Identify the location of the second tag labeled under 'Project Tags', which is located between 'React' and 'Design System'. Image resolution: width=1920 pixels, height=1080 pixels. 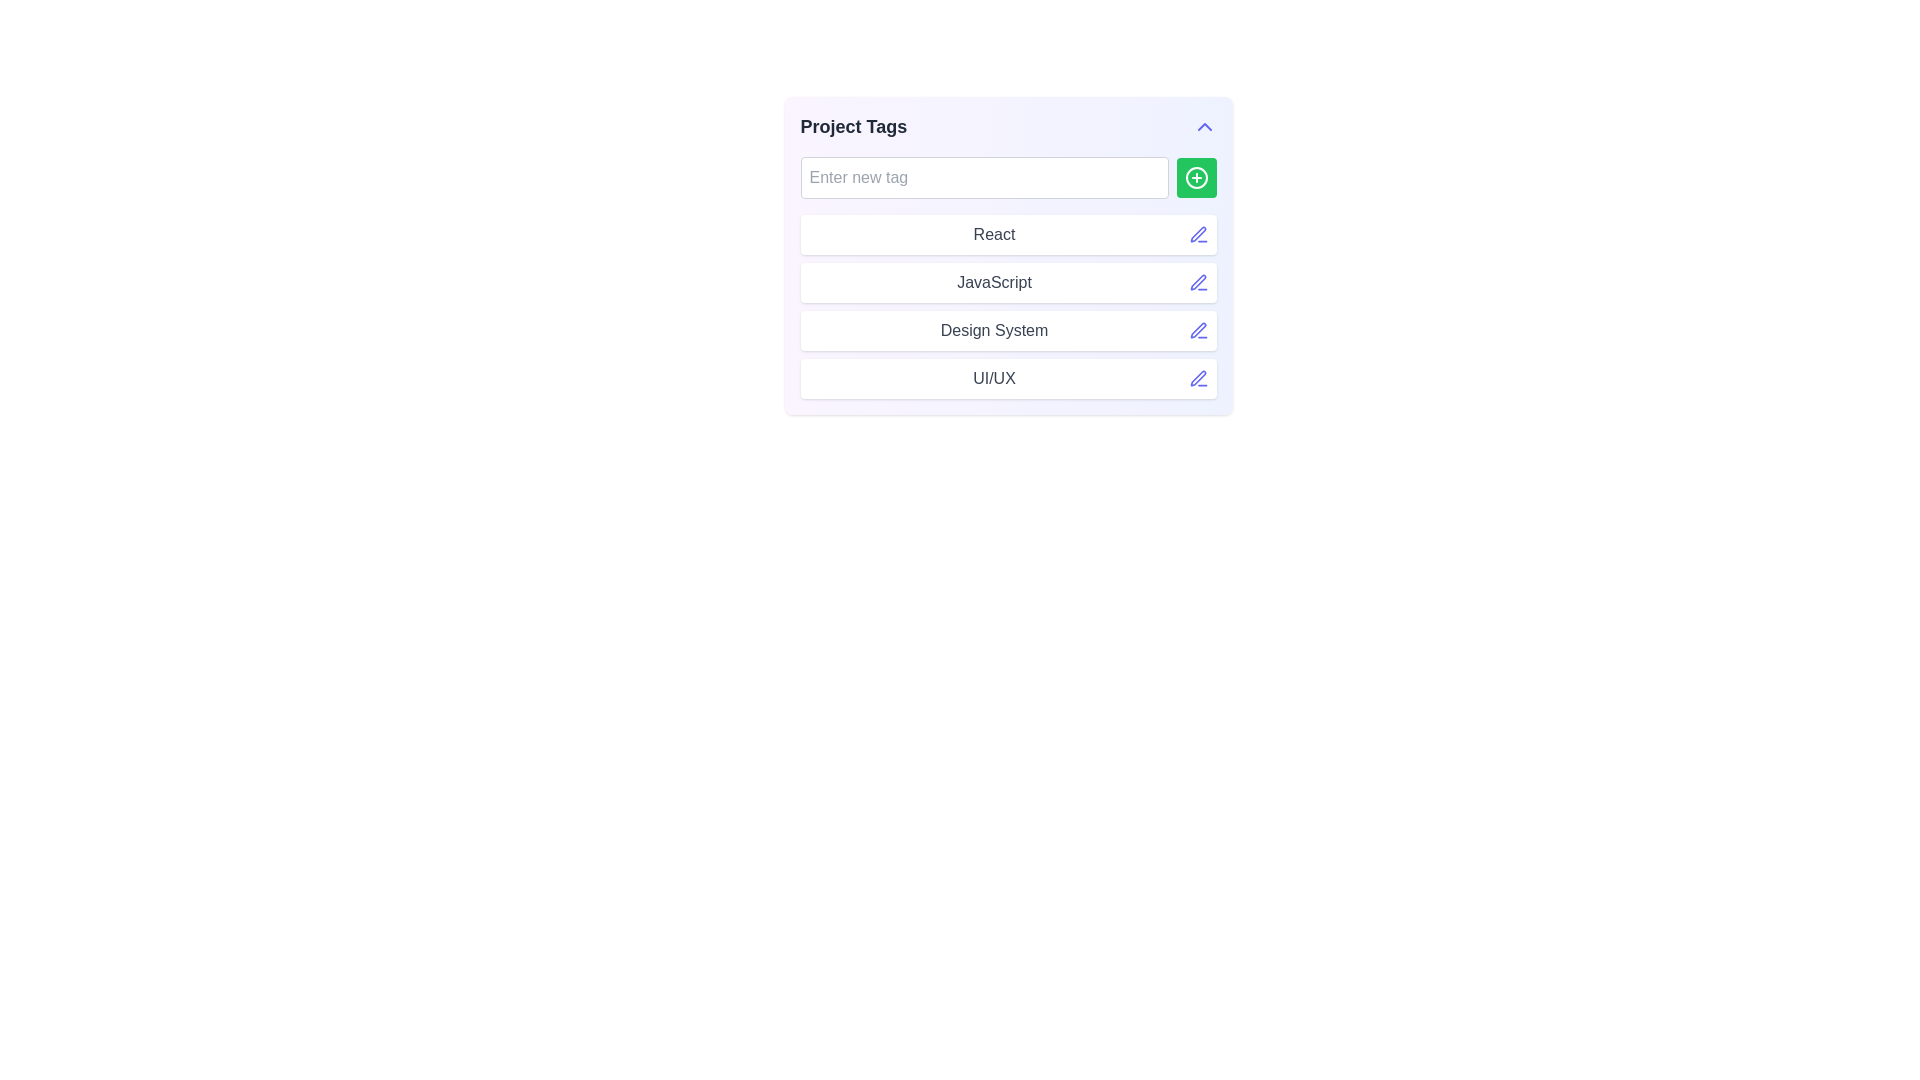
(1008, 282).